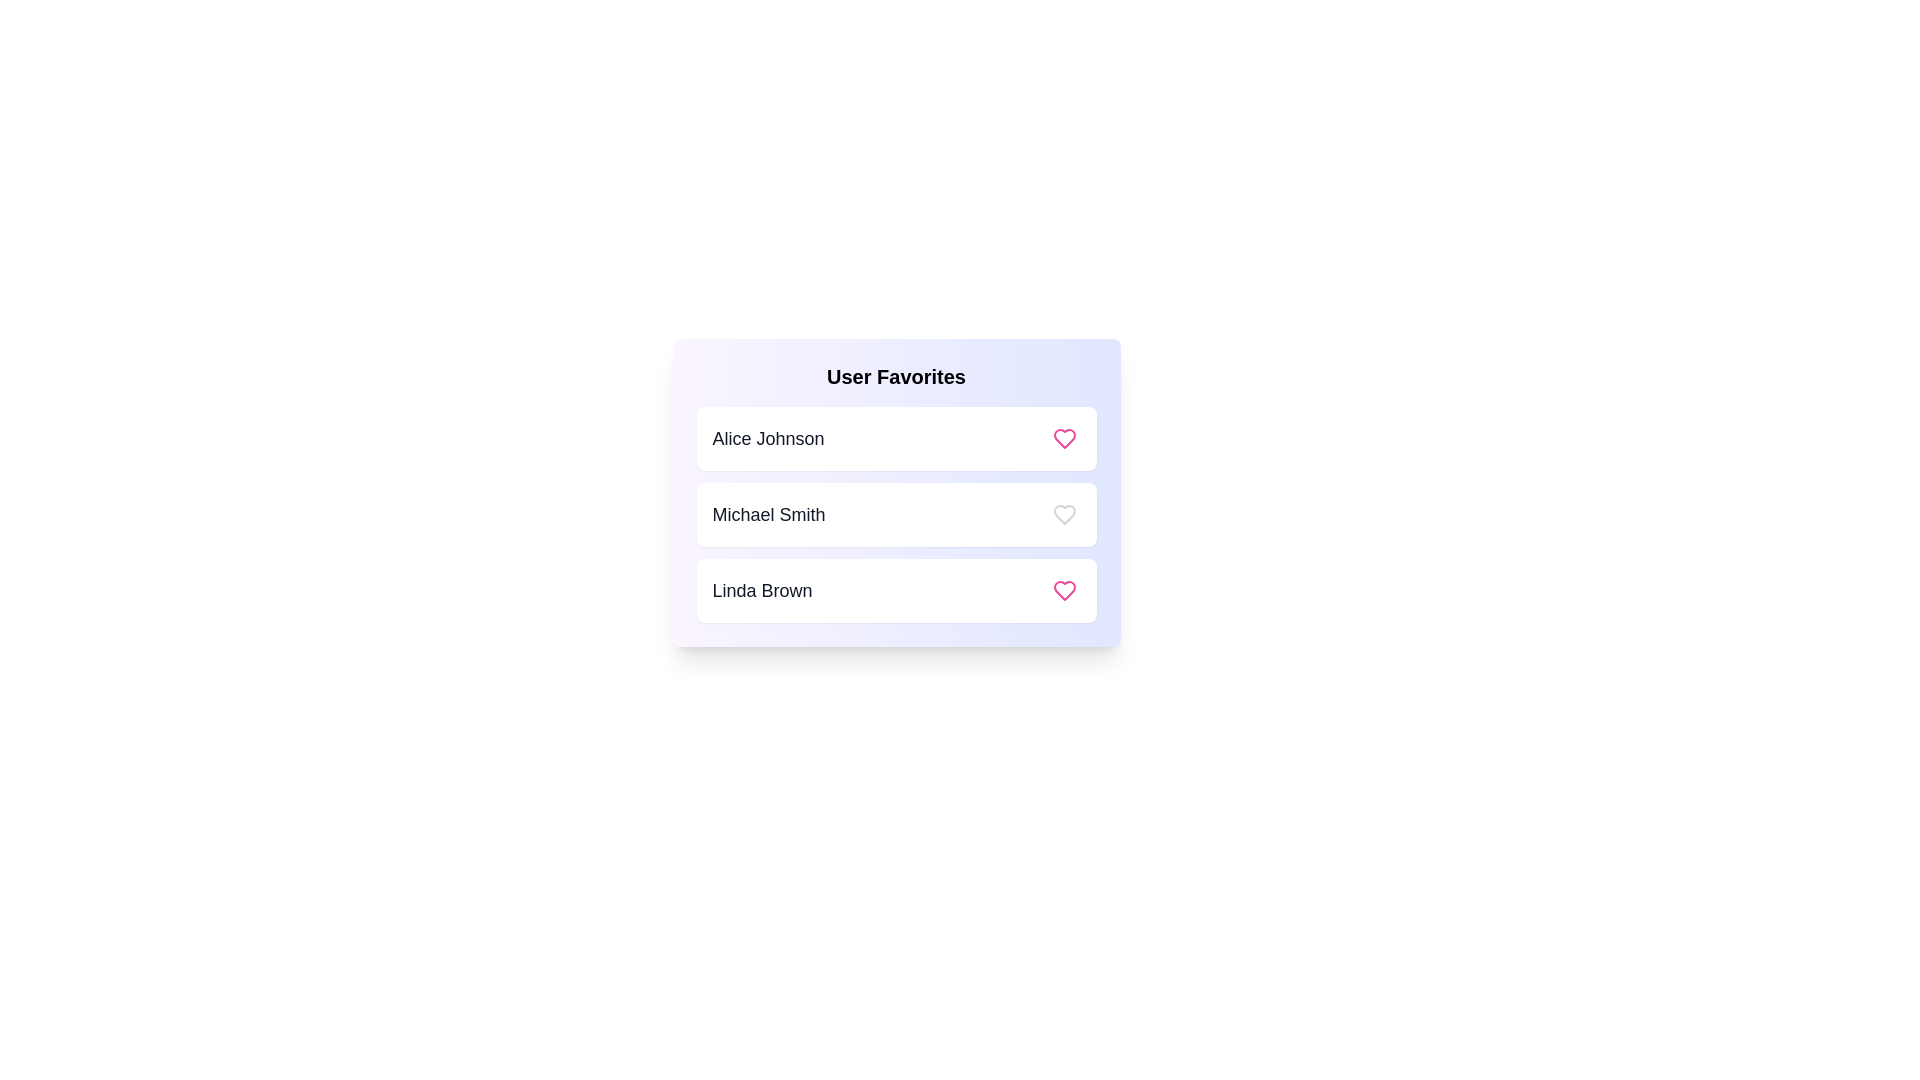 The width and height of the screenshot is (1920, 1080). Describe the element at coordinates (895, 514) in the screenshot. I see `the list item with the name Michael Smith` at that location.